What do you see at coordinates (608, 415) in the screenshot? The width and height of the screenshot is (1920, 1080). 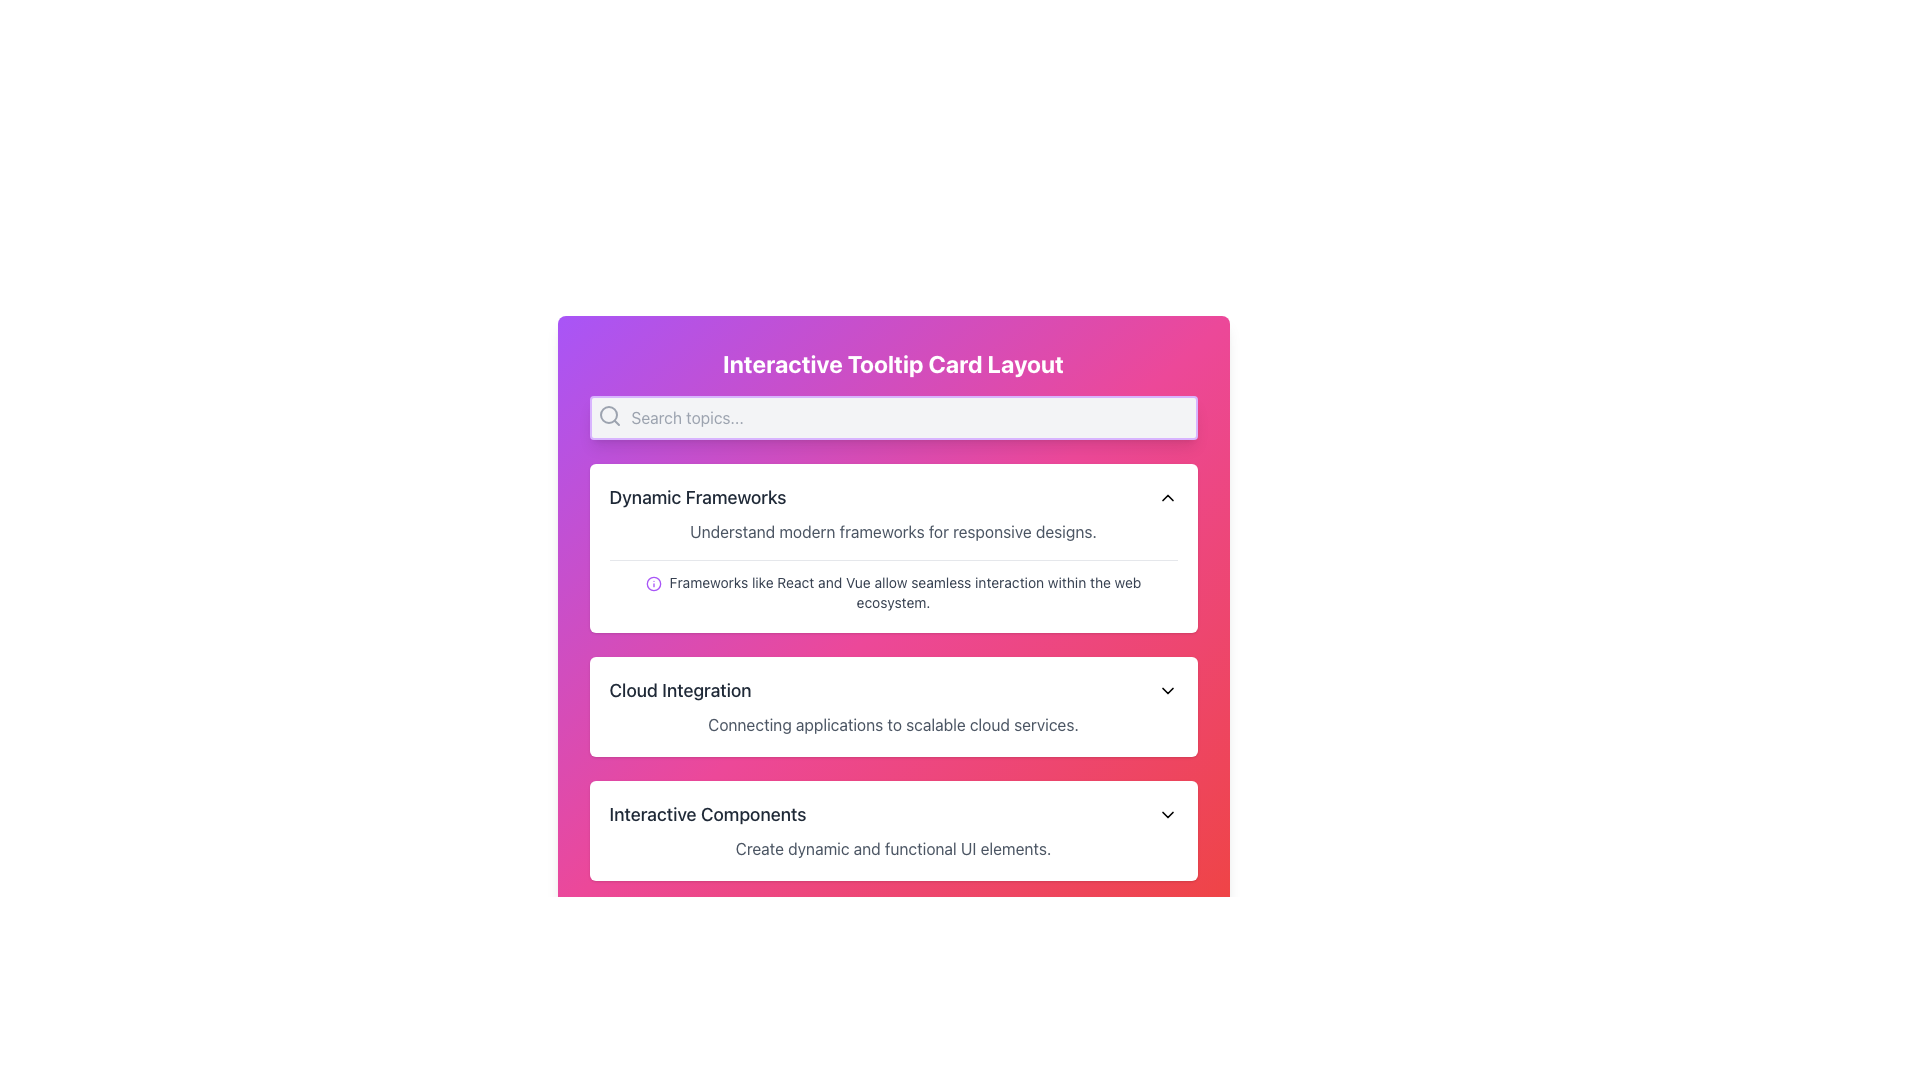 I see `the magnifying glass icon representing the search function, located at the top-left corner of the search input field` at bounding box center [608, 415].